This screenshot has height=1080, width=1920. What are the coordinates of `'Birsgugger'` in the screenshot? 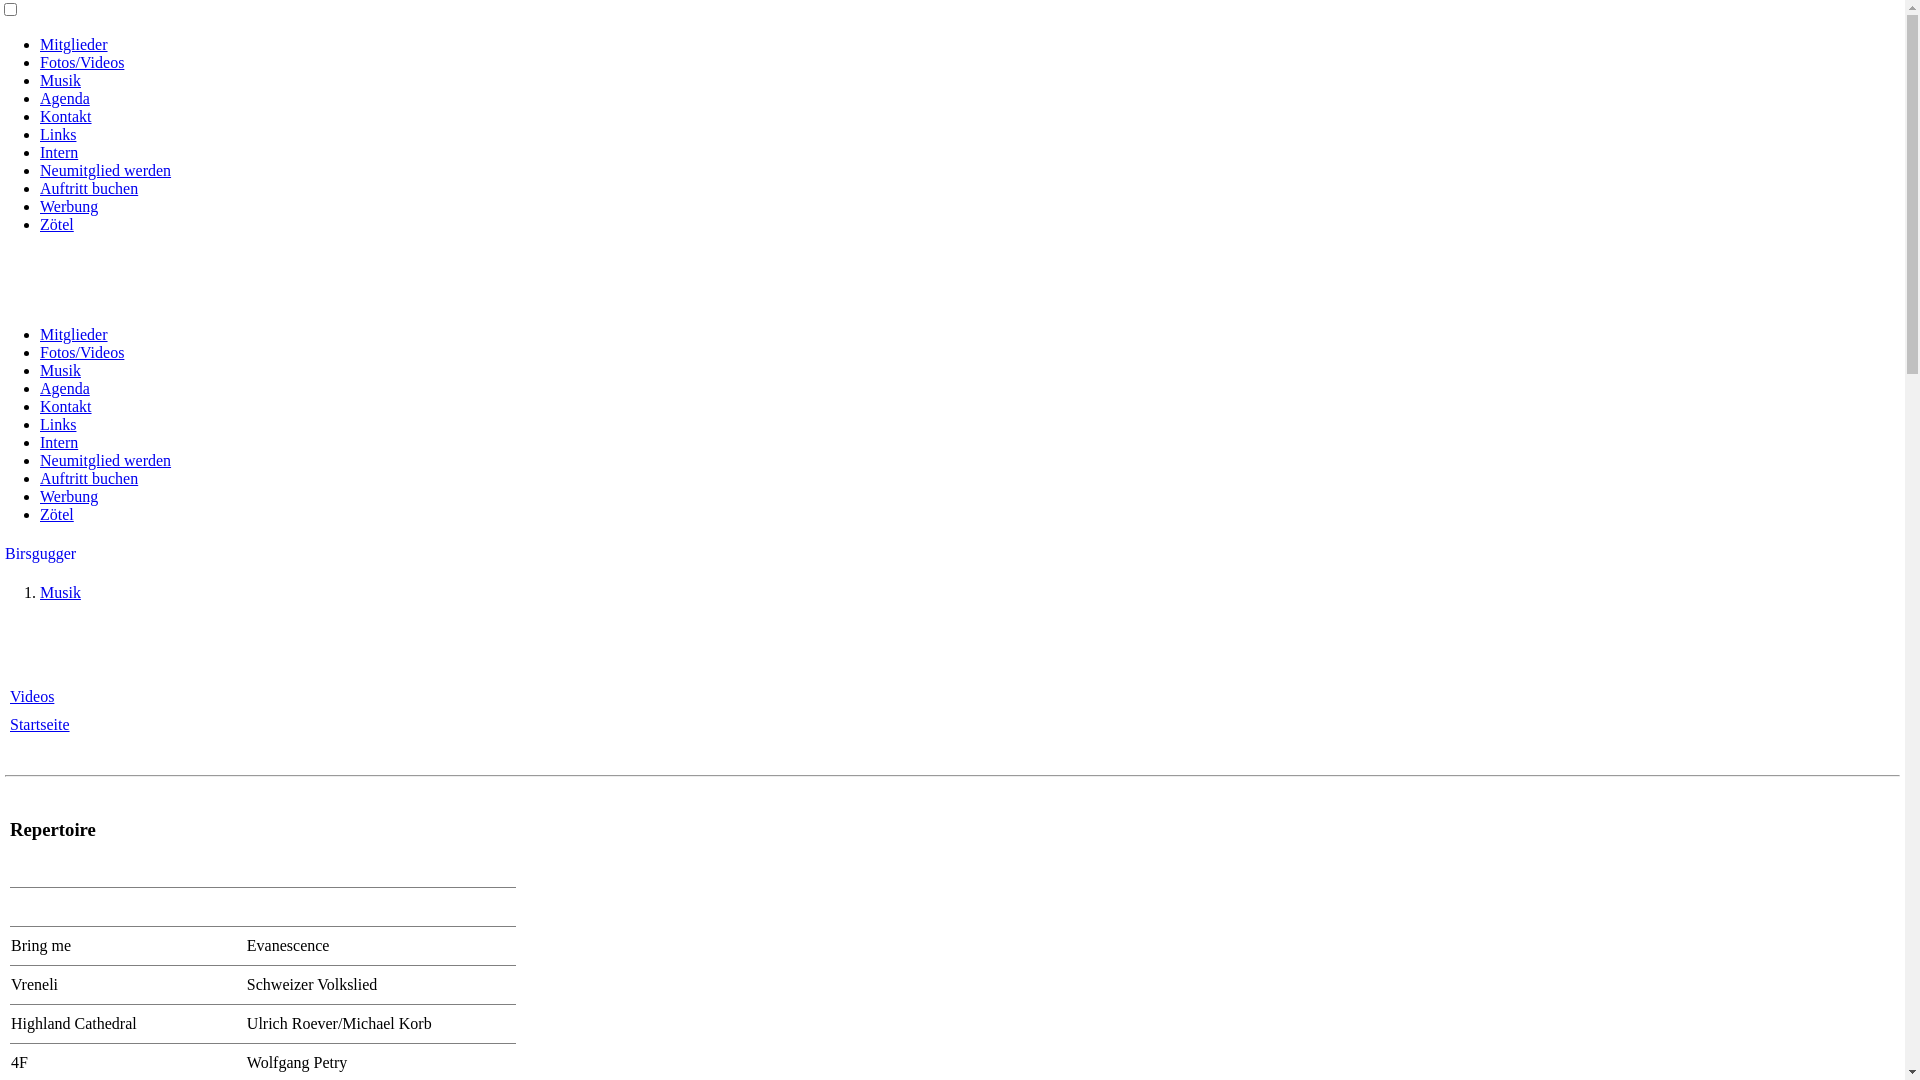 It's located at (40, 553).